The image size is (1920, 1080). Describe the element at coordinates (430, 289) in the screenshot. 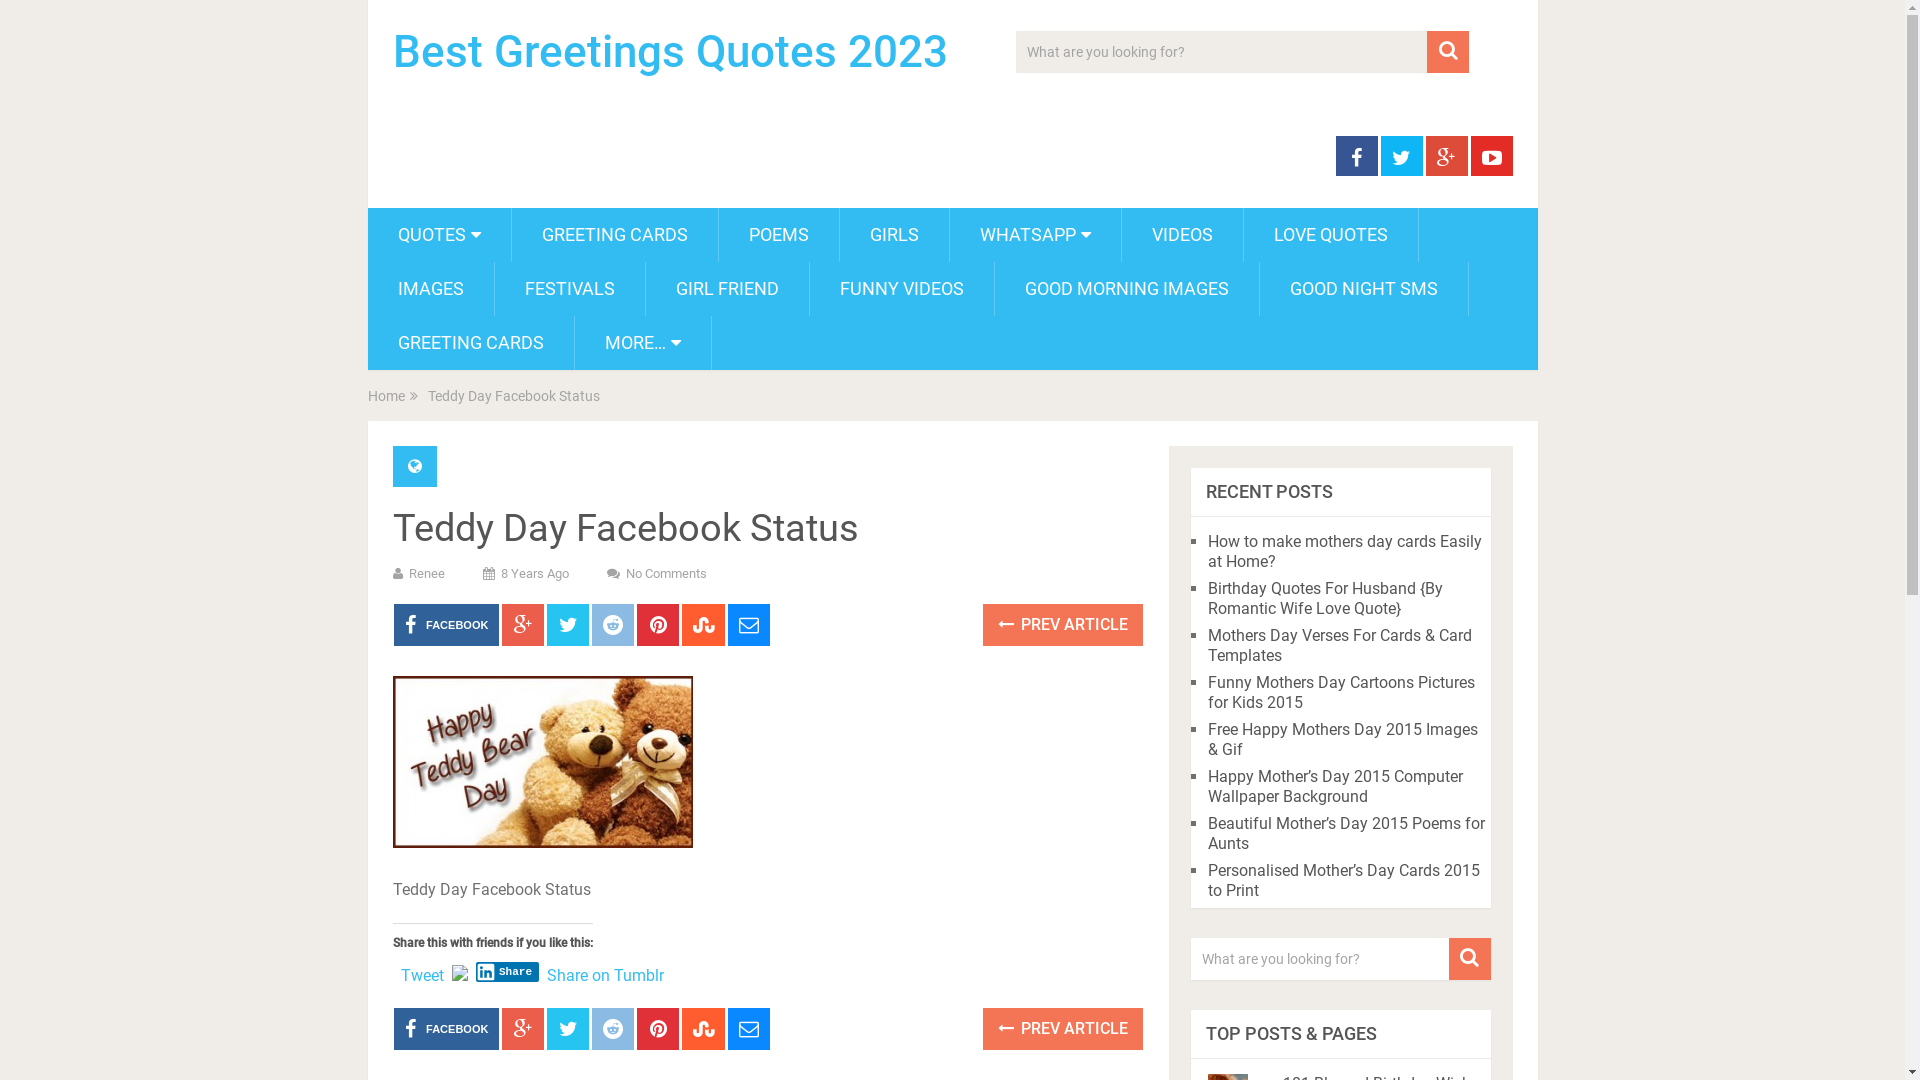

I see `'IMAGES'` at that location.